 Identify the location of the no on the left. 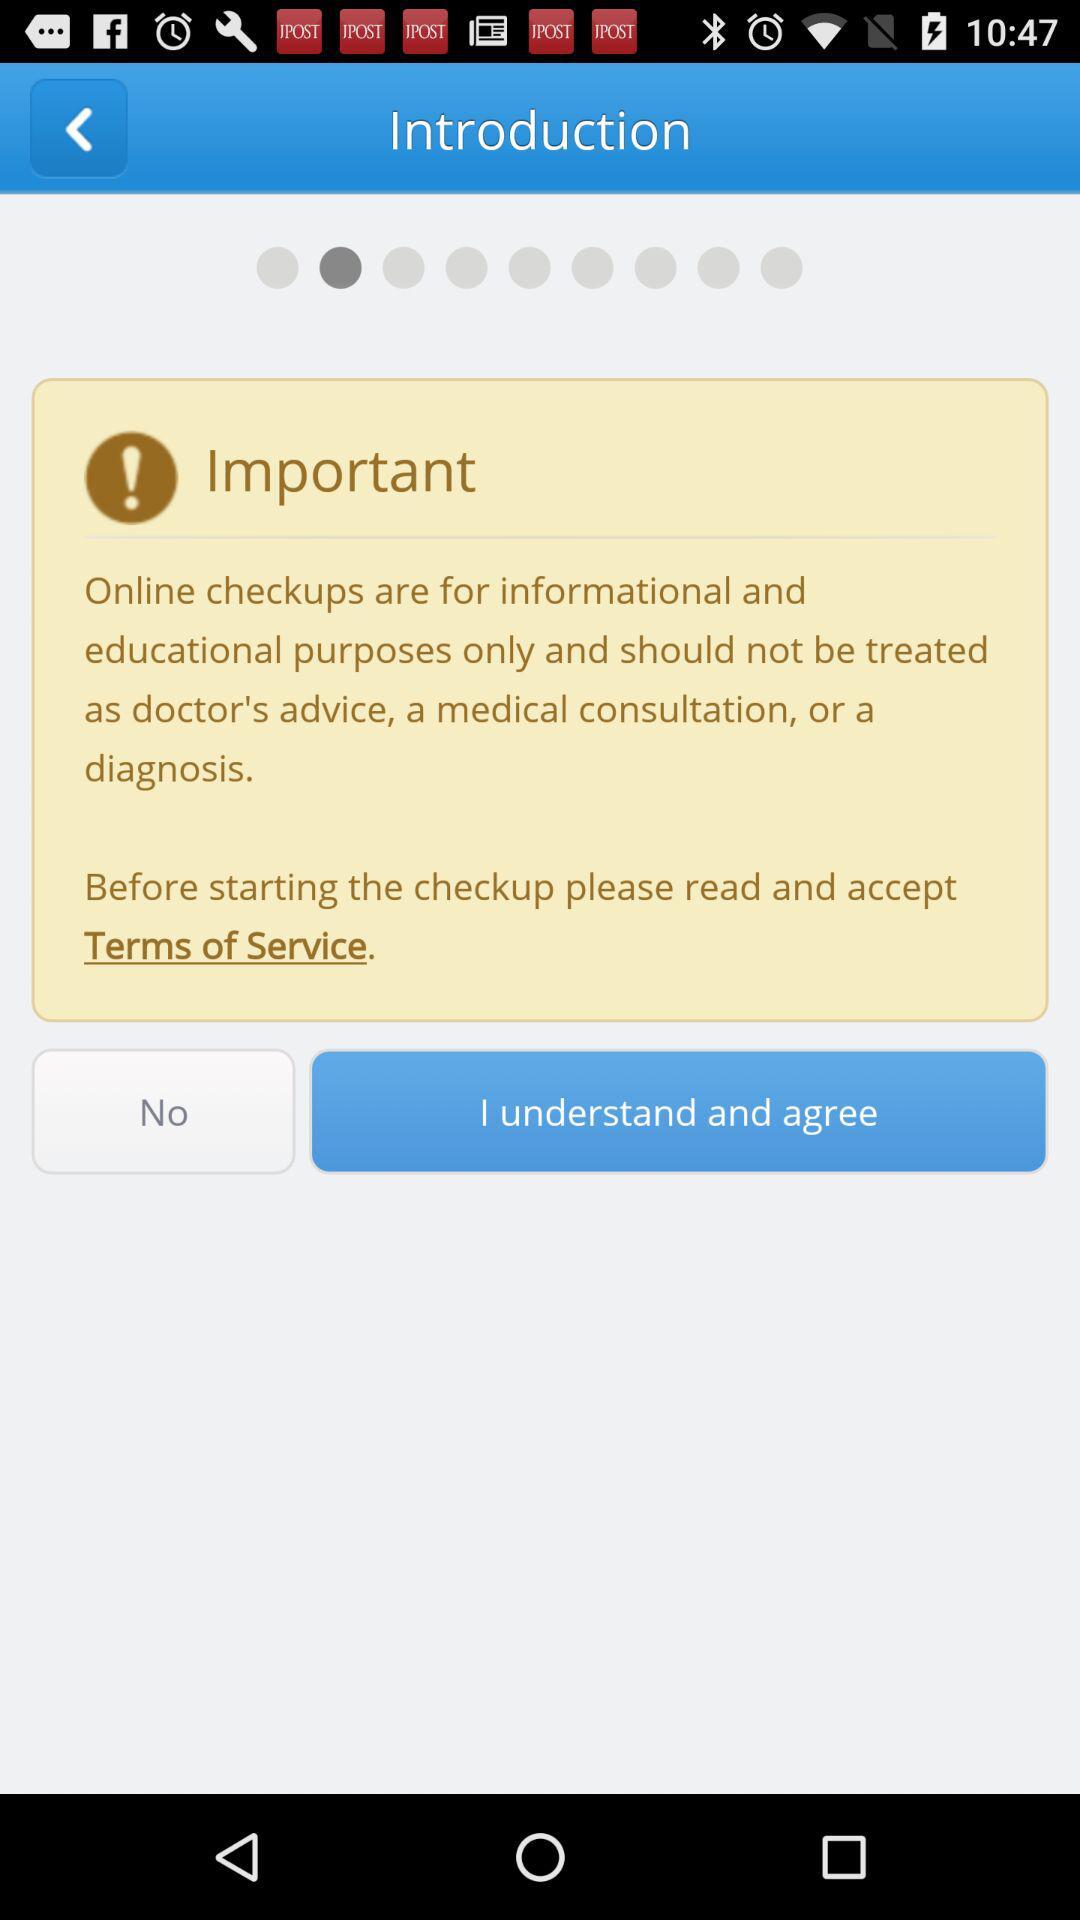
(162, 1110).